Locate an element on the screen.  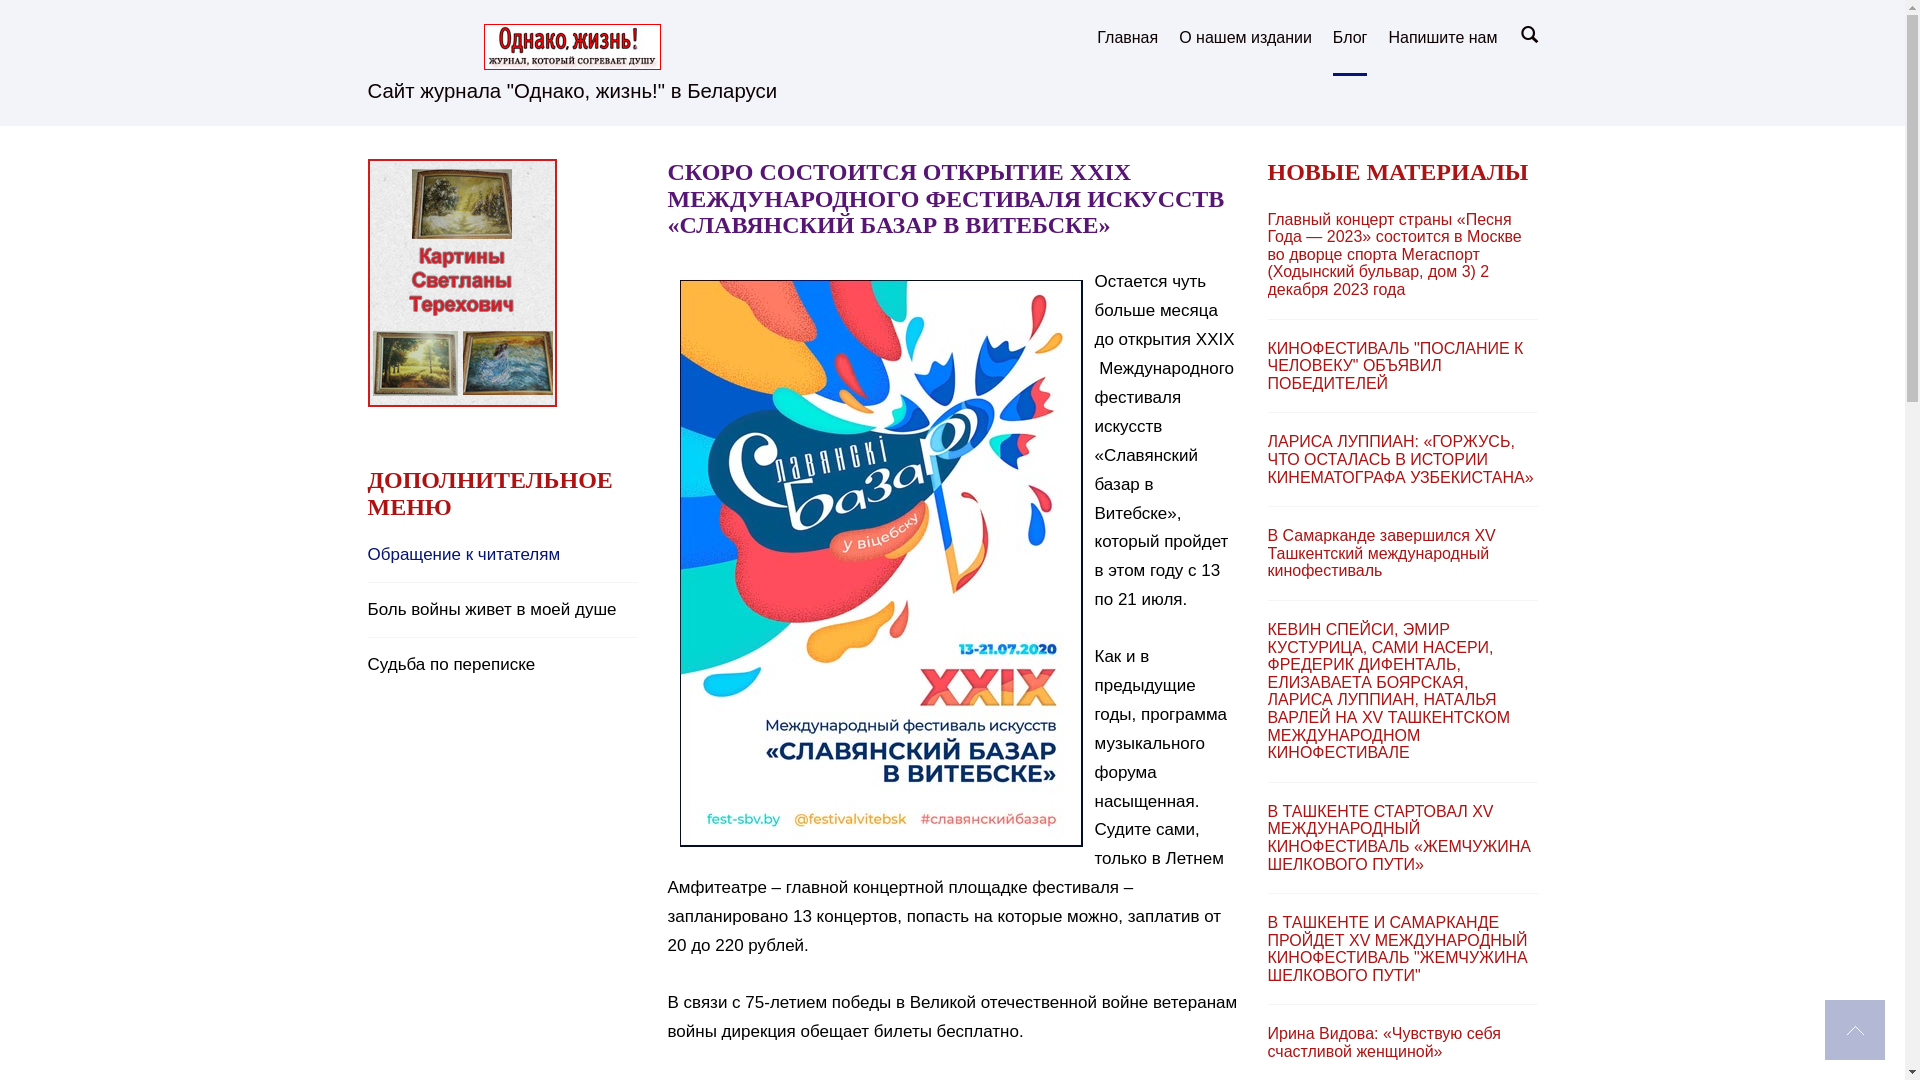
' ' is located at coordinates (1853, 1029).